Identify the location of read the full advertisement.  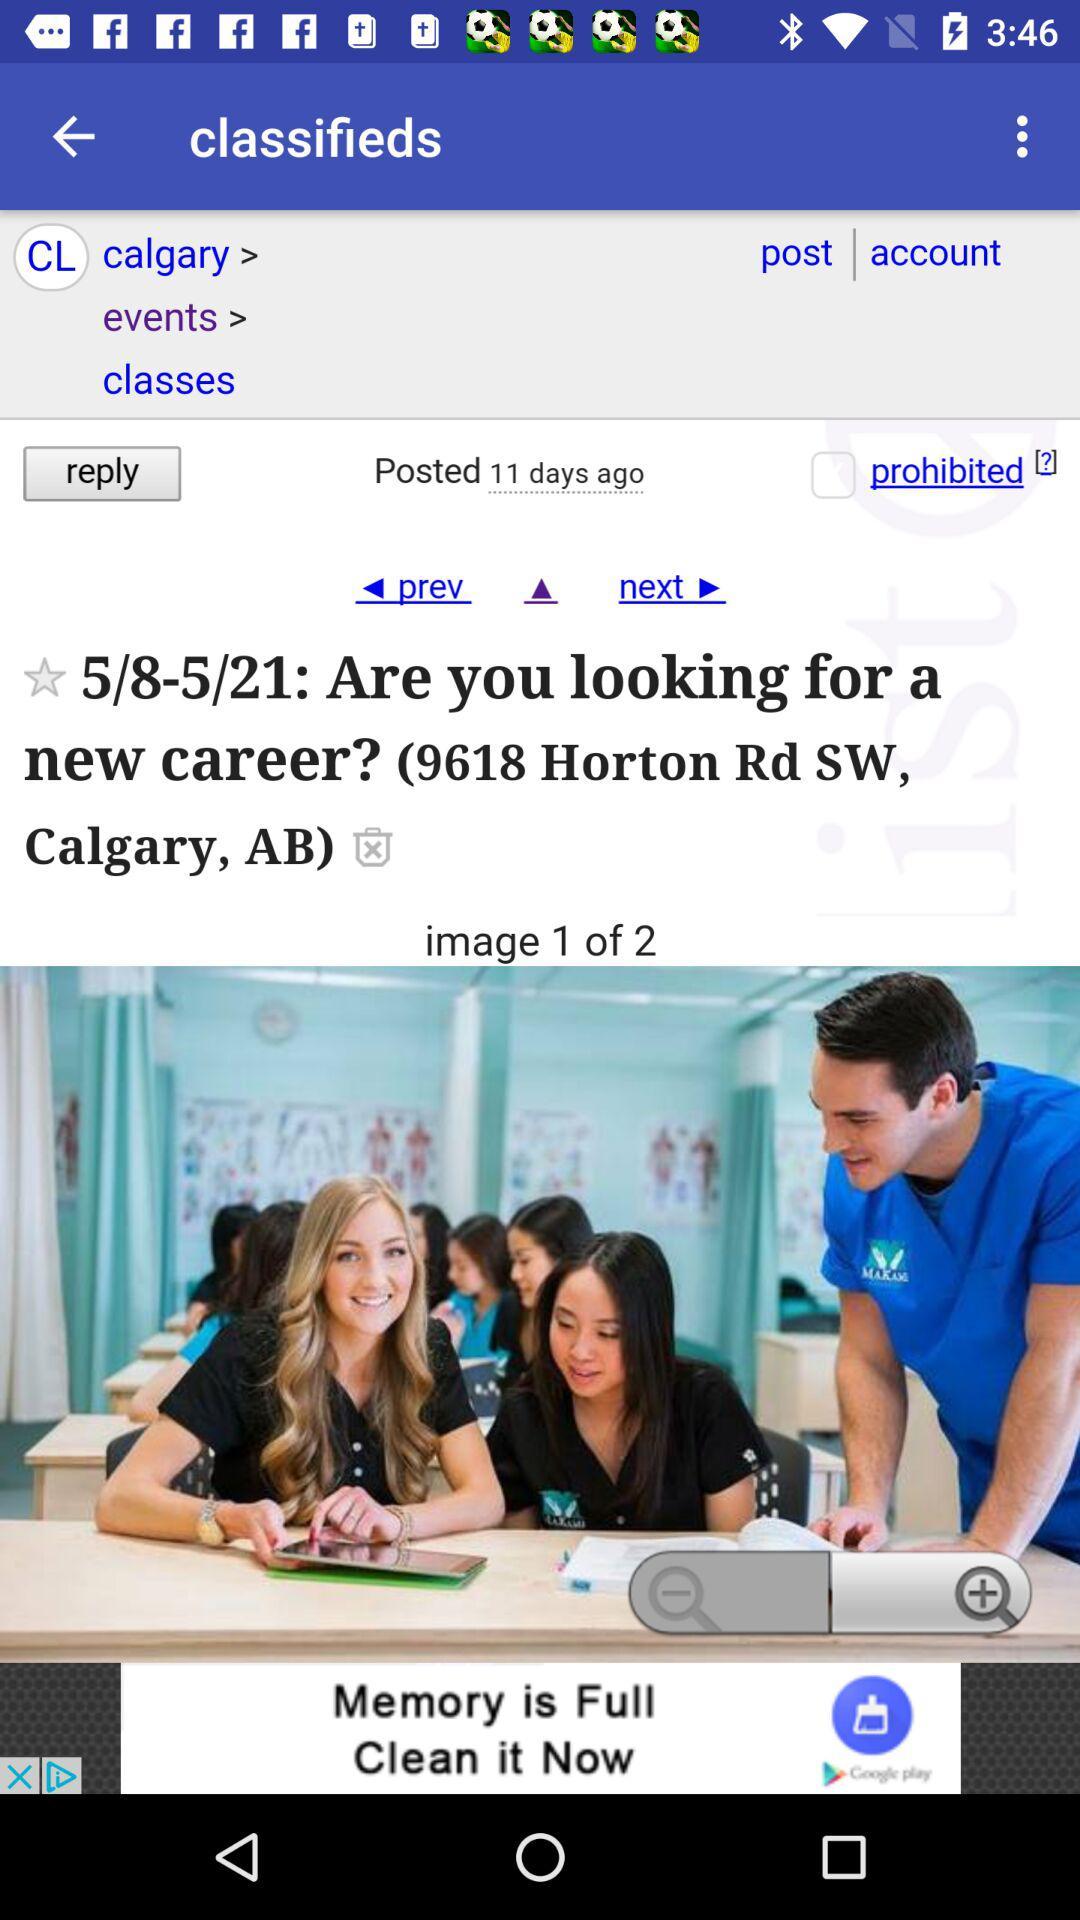
(540, 935).